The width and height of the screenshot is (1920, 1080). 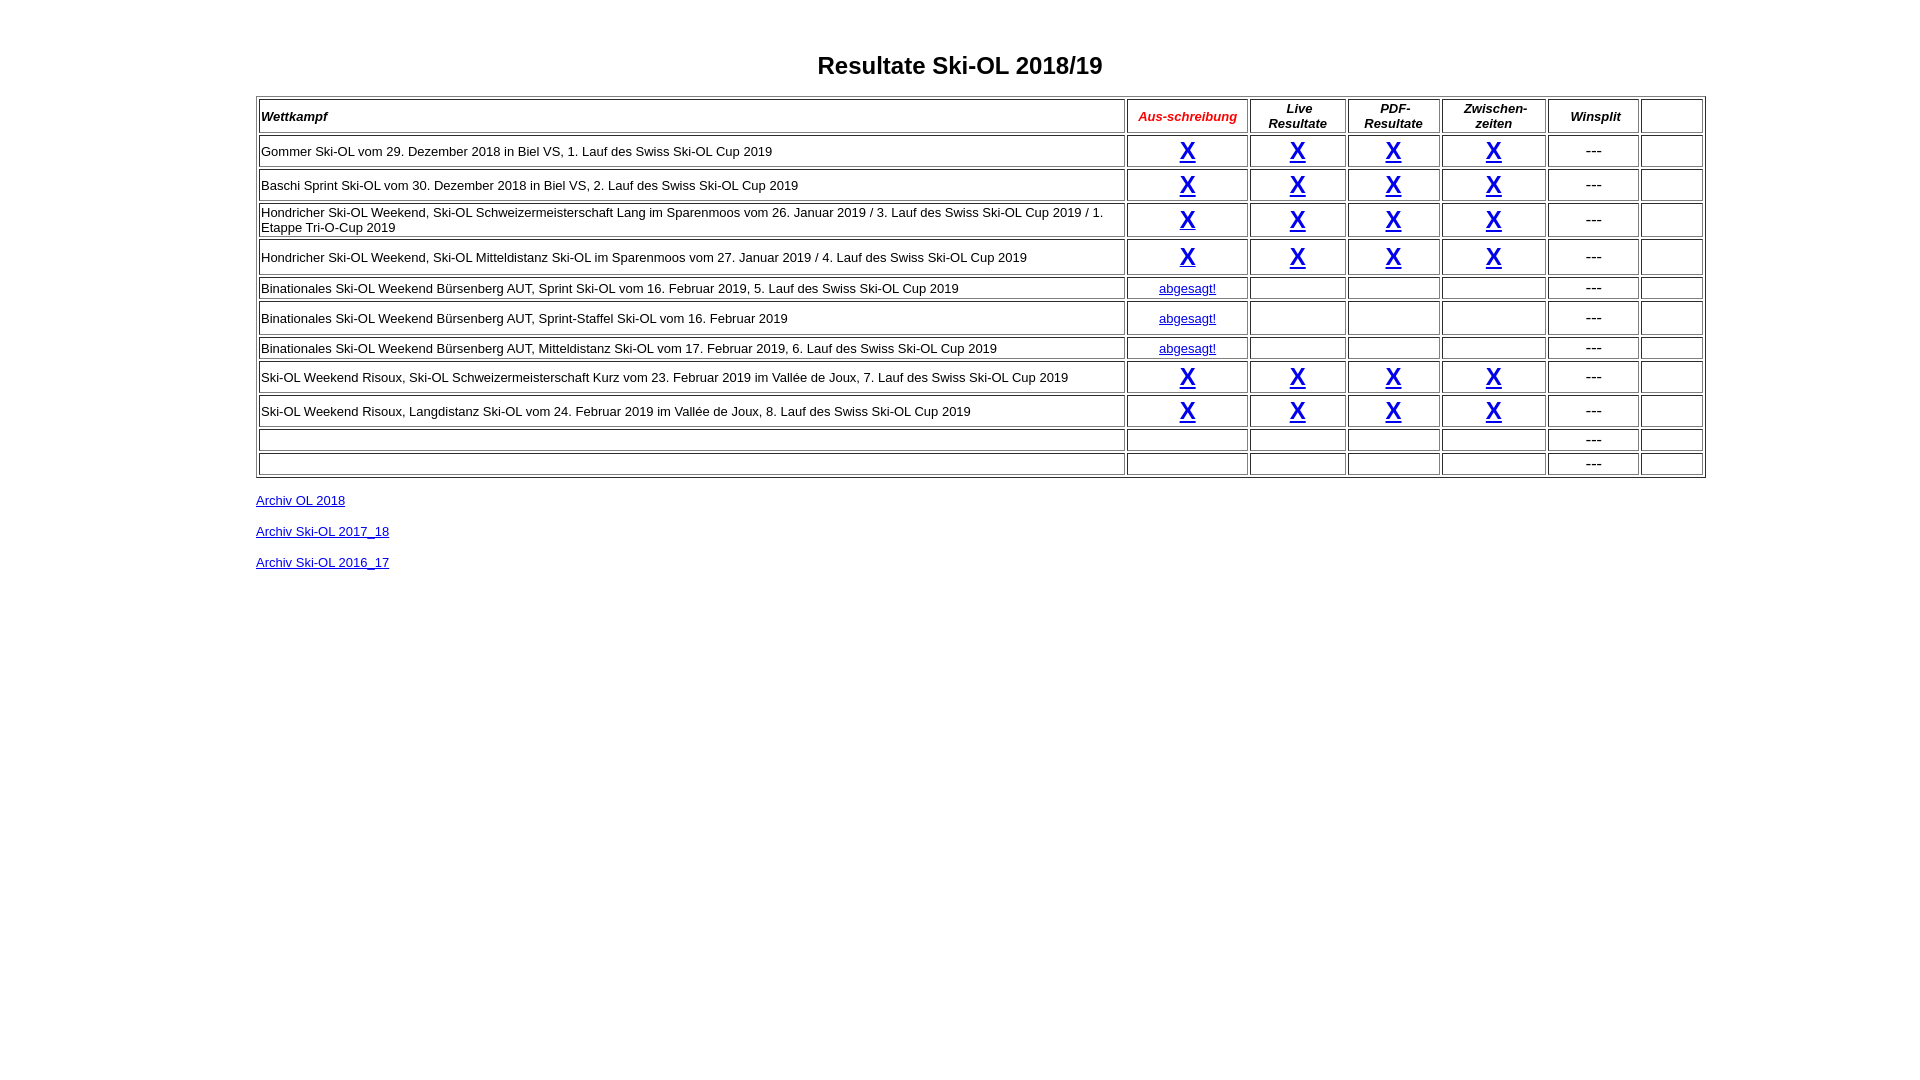 What do you see at coordinates (1297, 184) in the screenshot?
I see `'X'` at bounding box center [1297, 184].